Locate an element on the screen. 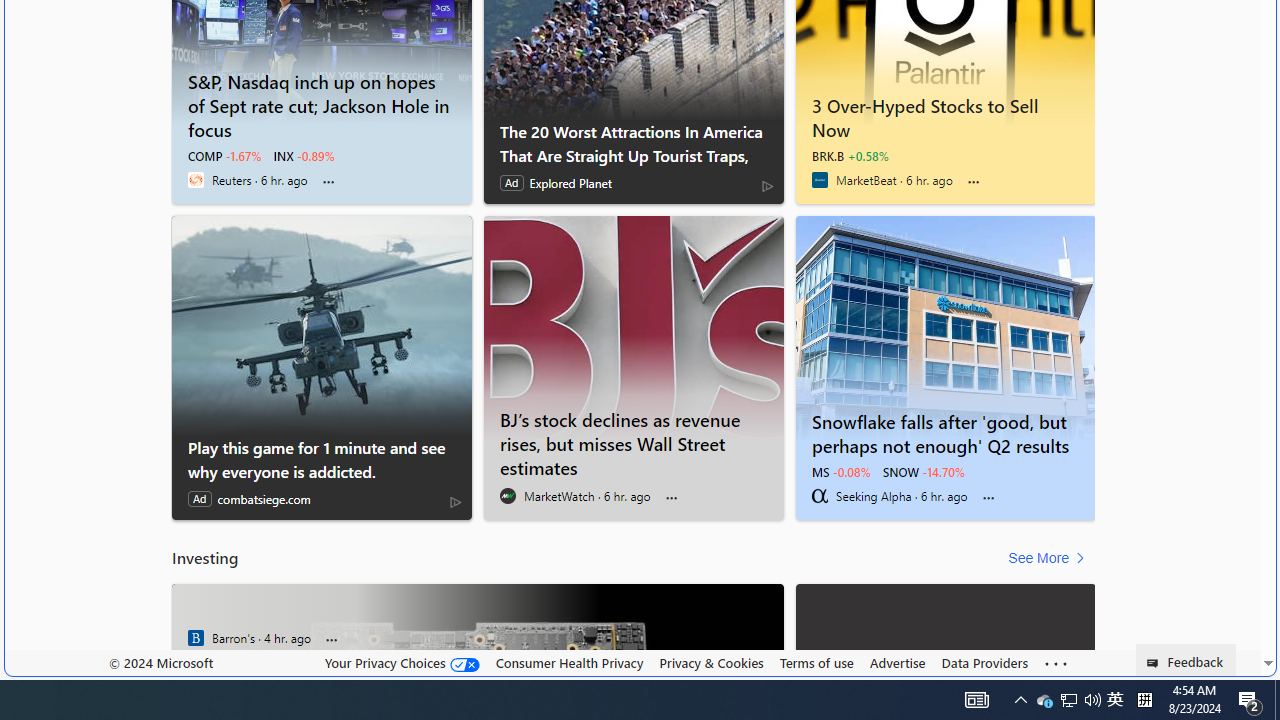 The width and height of the screenshot is (1280, 720). 'Seeking Alpha' is located at coordinates (819, 495).